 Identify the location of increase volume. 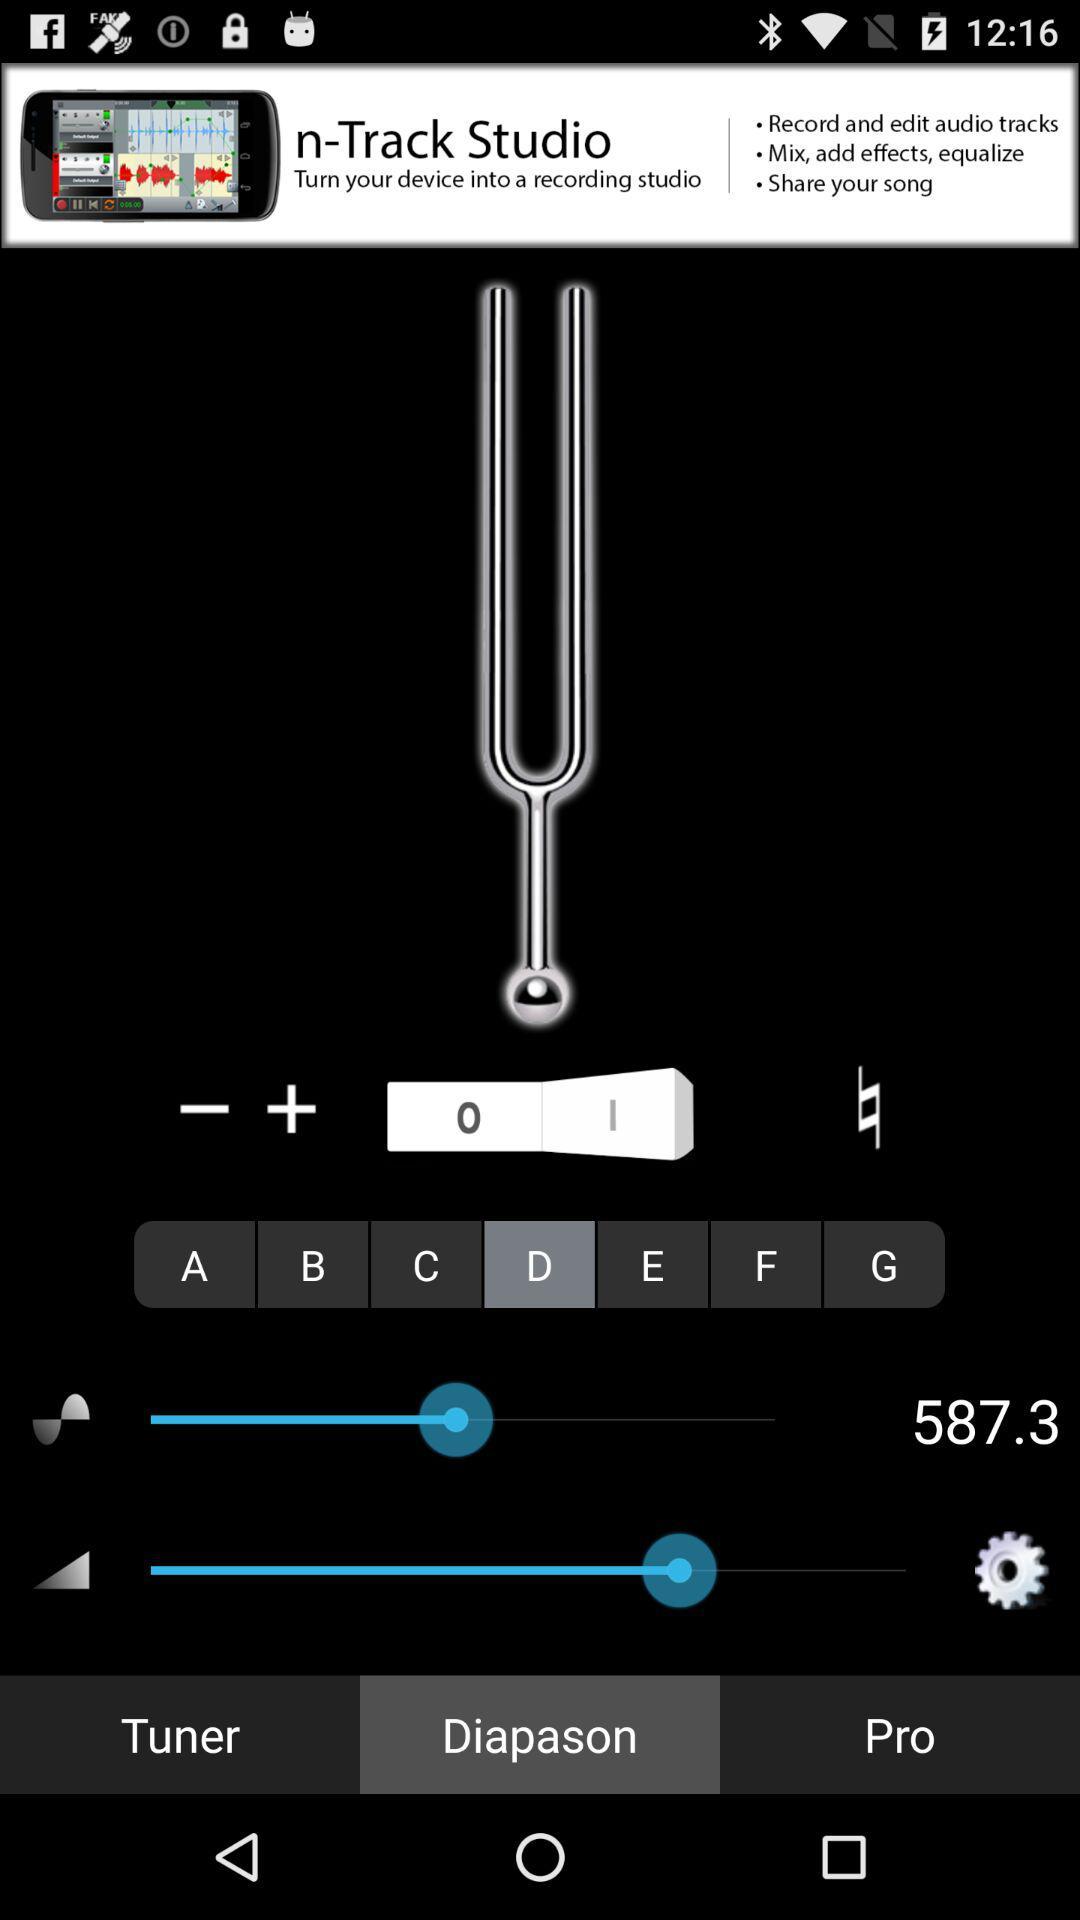
(292, 1107).